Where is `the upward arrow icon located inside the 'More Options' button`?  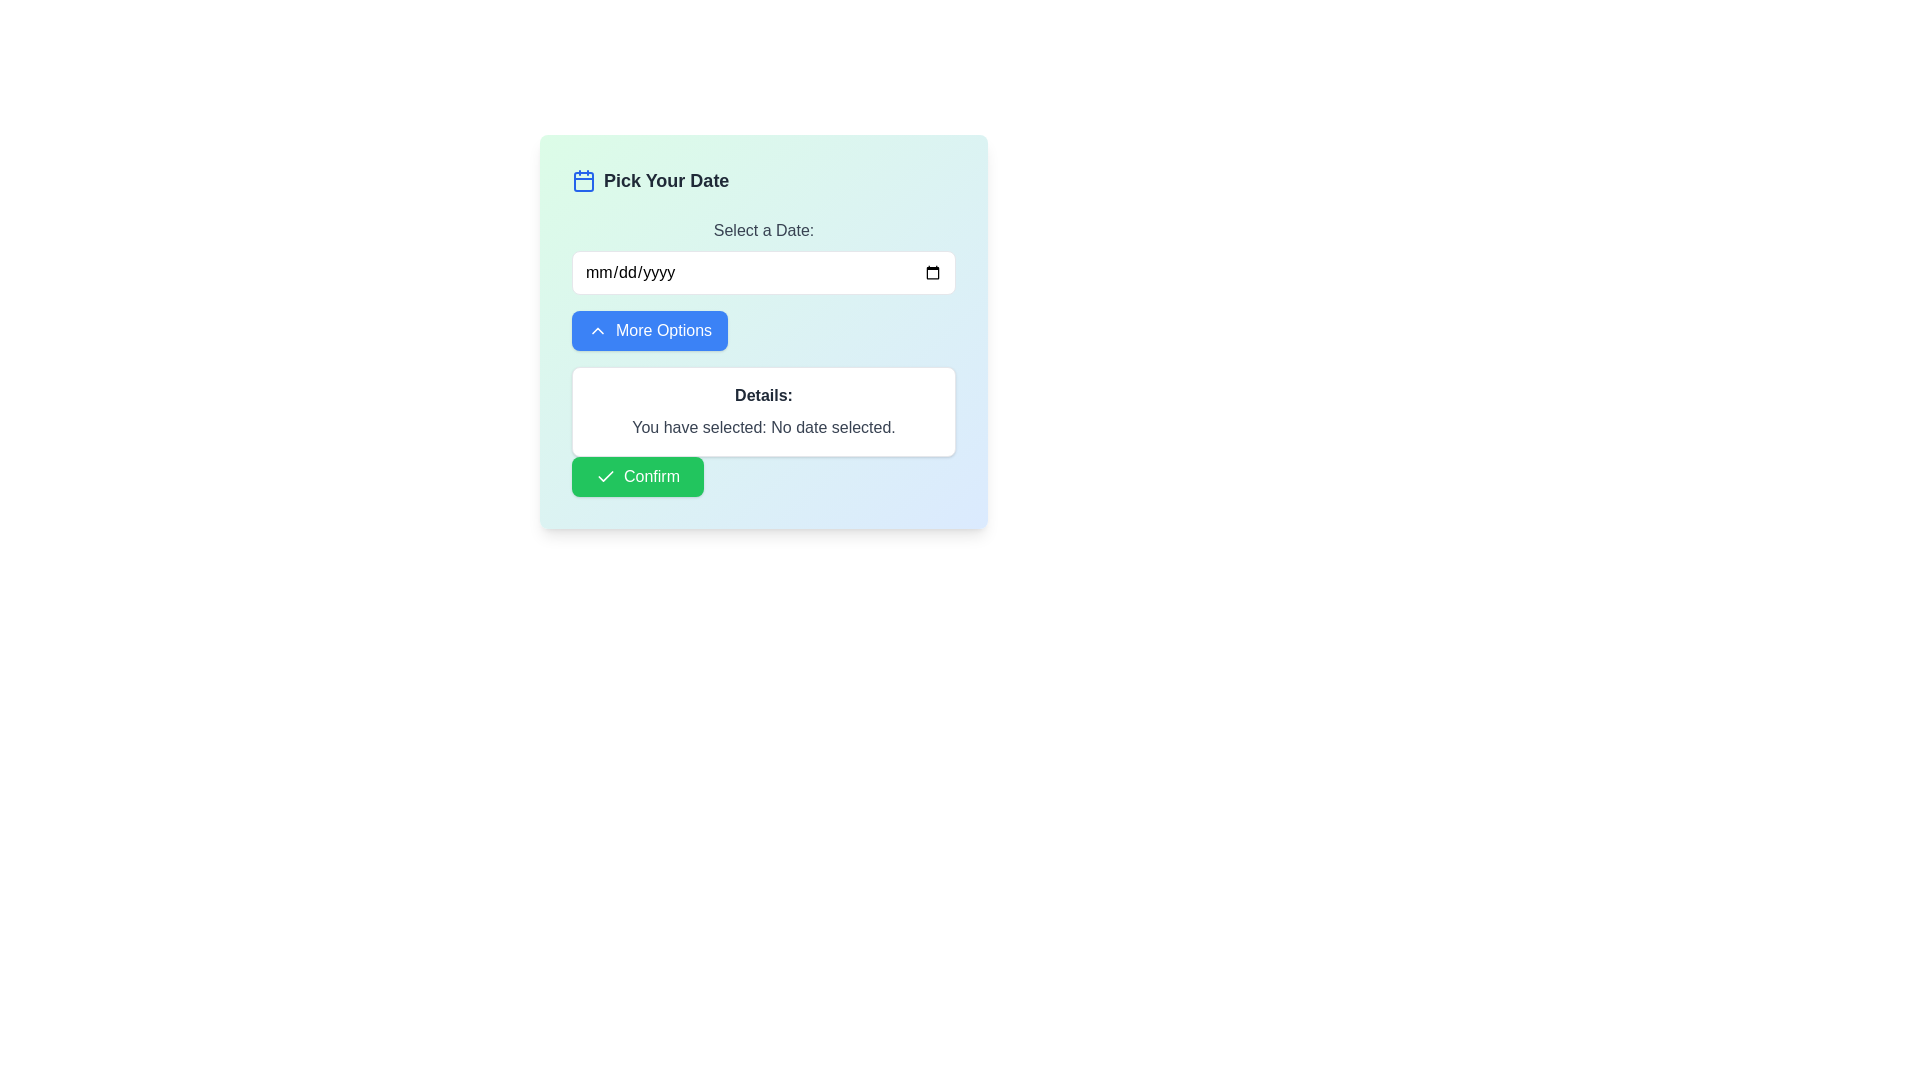 the upward arrow icon located inside the 'More Options' button is located at coordinates (597, 330).